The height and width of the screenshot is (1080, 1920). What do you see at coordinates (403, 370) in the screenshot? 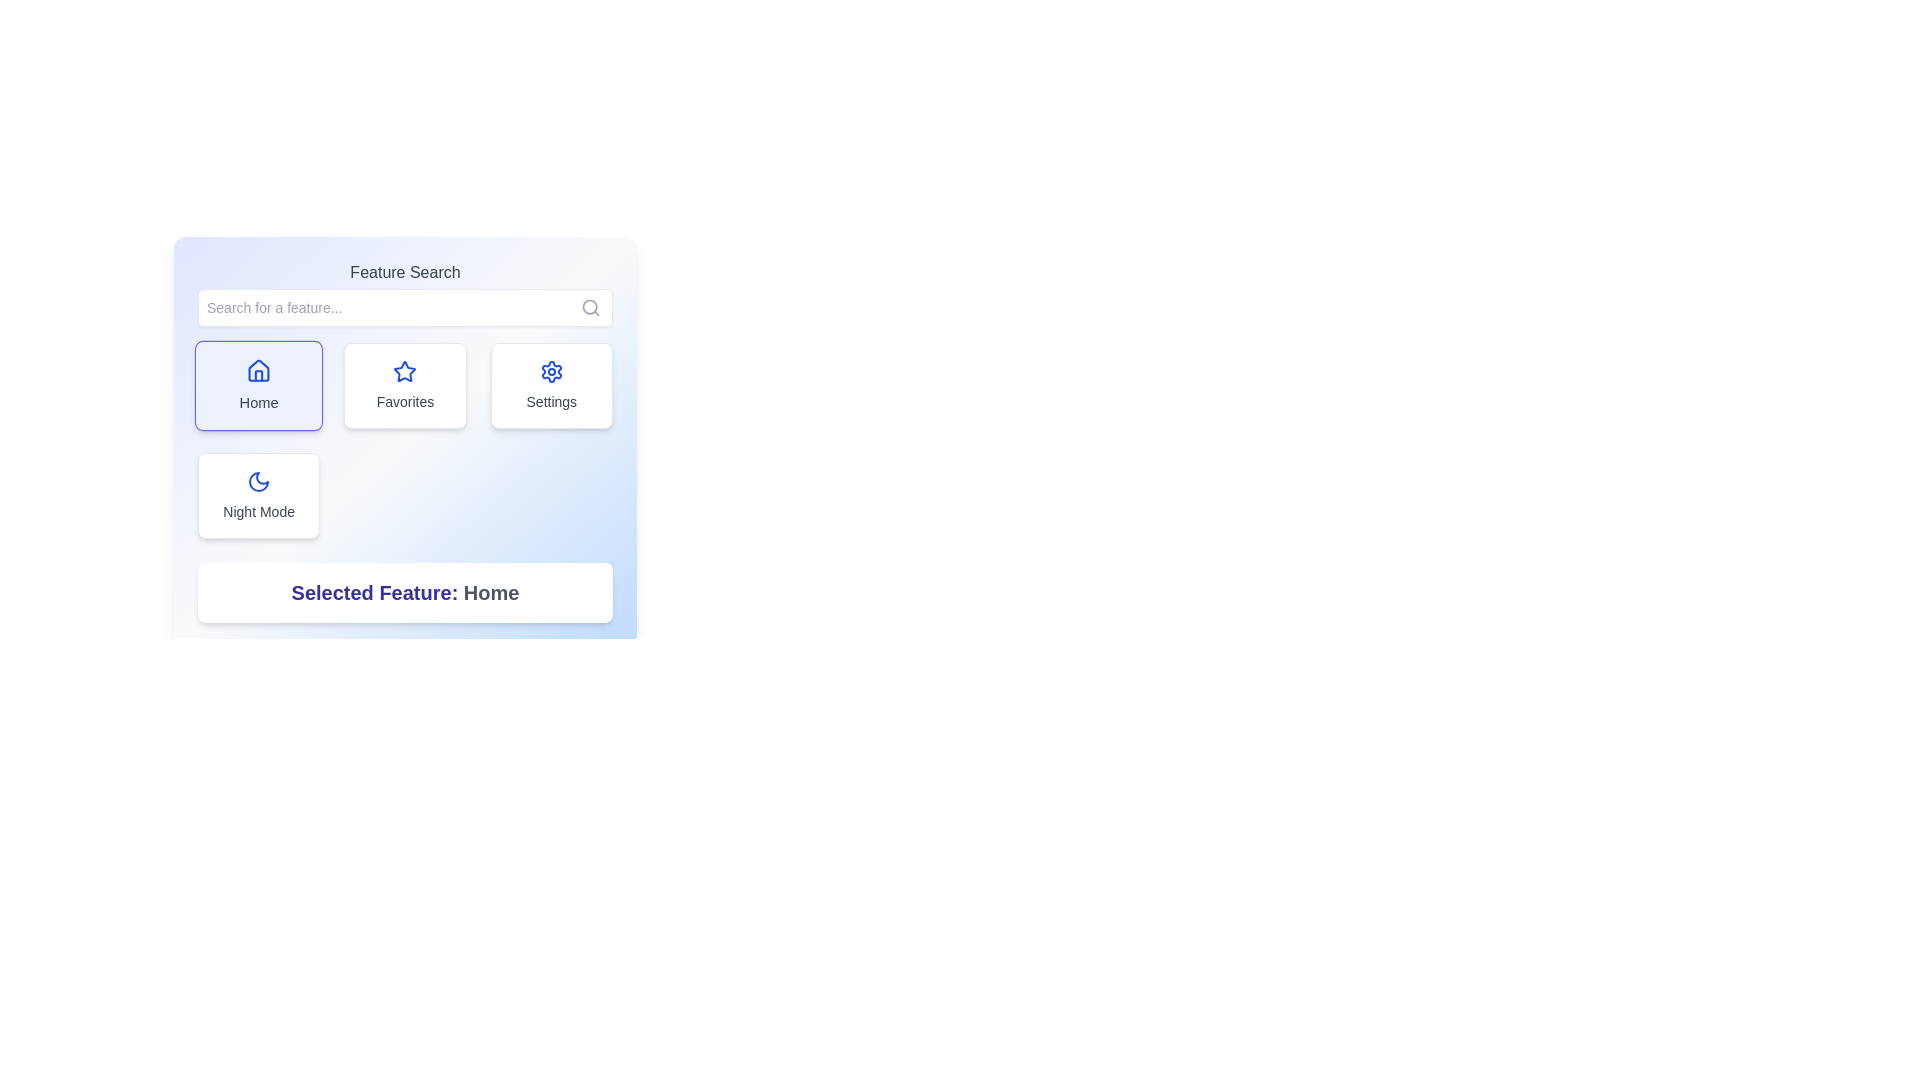
I see `the star icon with a blue outline located in the second button of the top row of a three-button grid` at bounding box center [403, 370].